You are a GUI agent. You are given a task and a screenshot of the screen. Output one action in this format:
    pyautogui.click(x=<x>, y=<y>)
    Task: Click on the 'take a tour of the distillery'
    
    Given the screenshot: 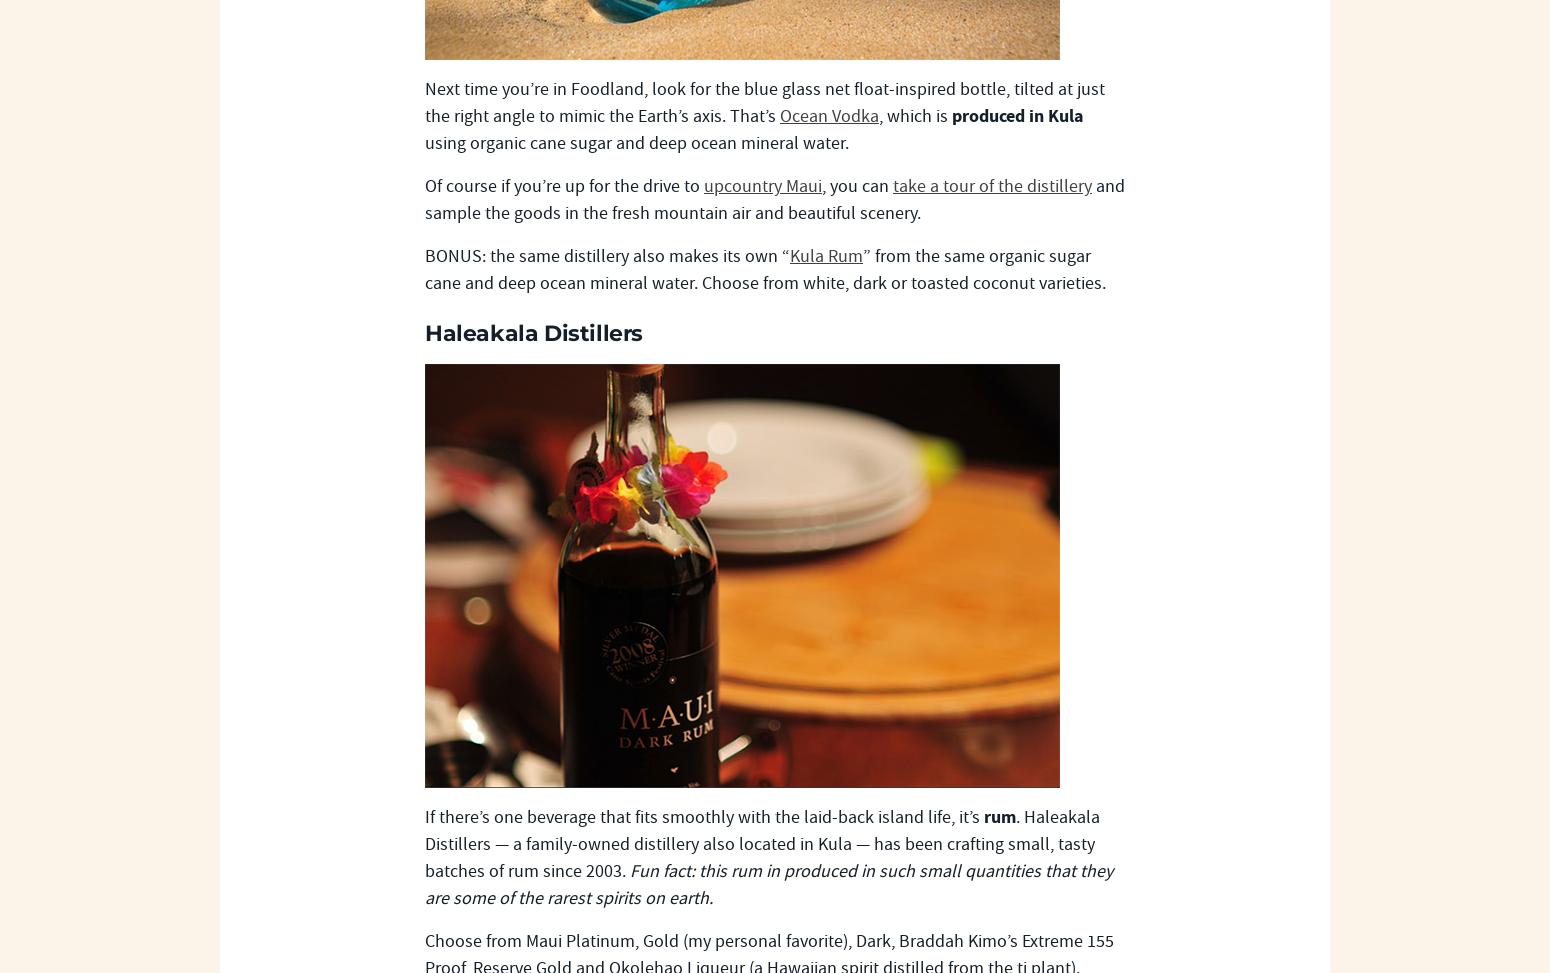 What is the action you would take?
    pyautogui.click(x=991, y=186)
    